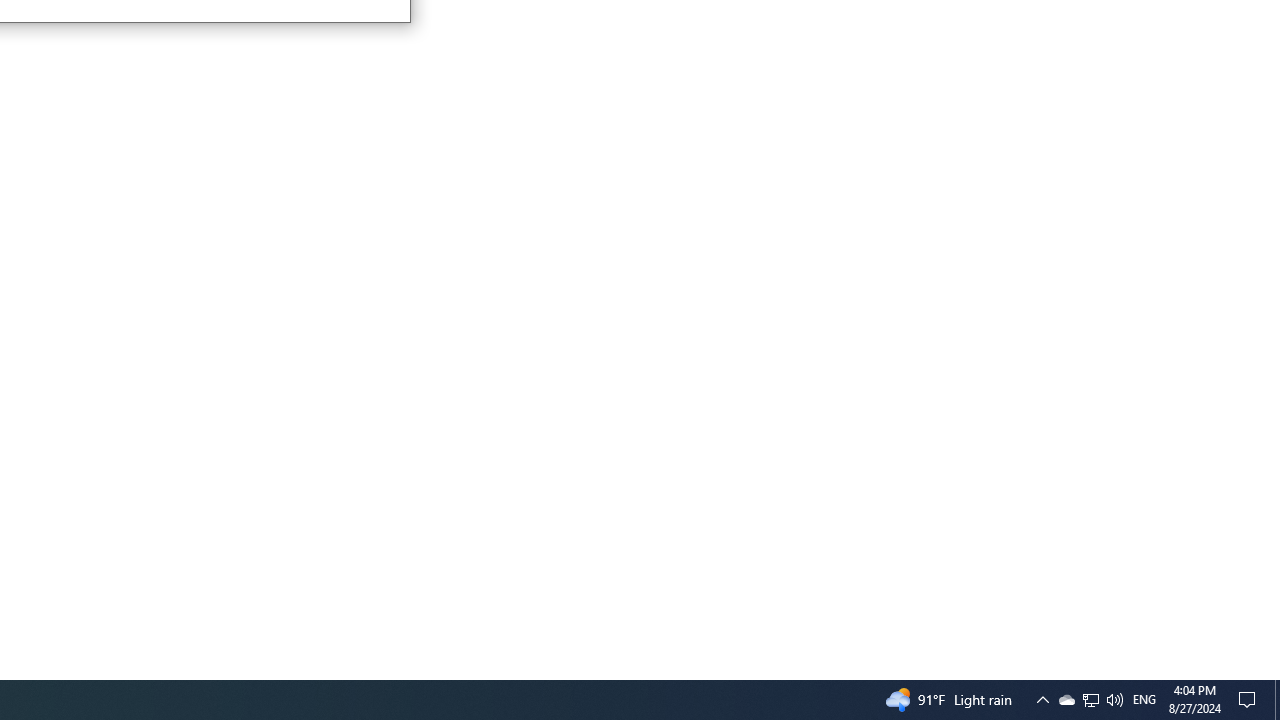 Image resolution: width=1280 pixels, height=720 pixels. What do you see at coordinates (1144, 698) in the screenshot?
I see `'Q2790: 100%'` at bounding box center [1144, 698].